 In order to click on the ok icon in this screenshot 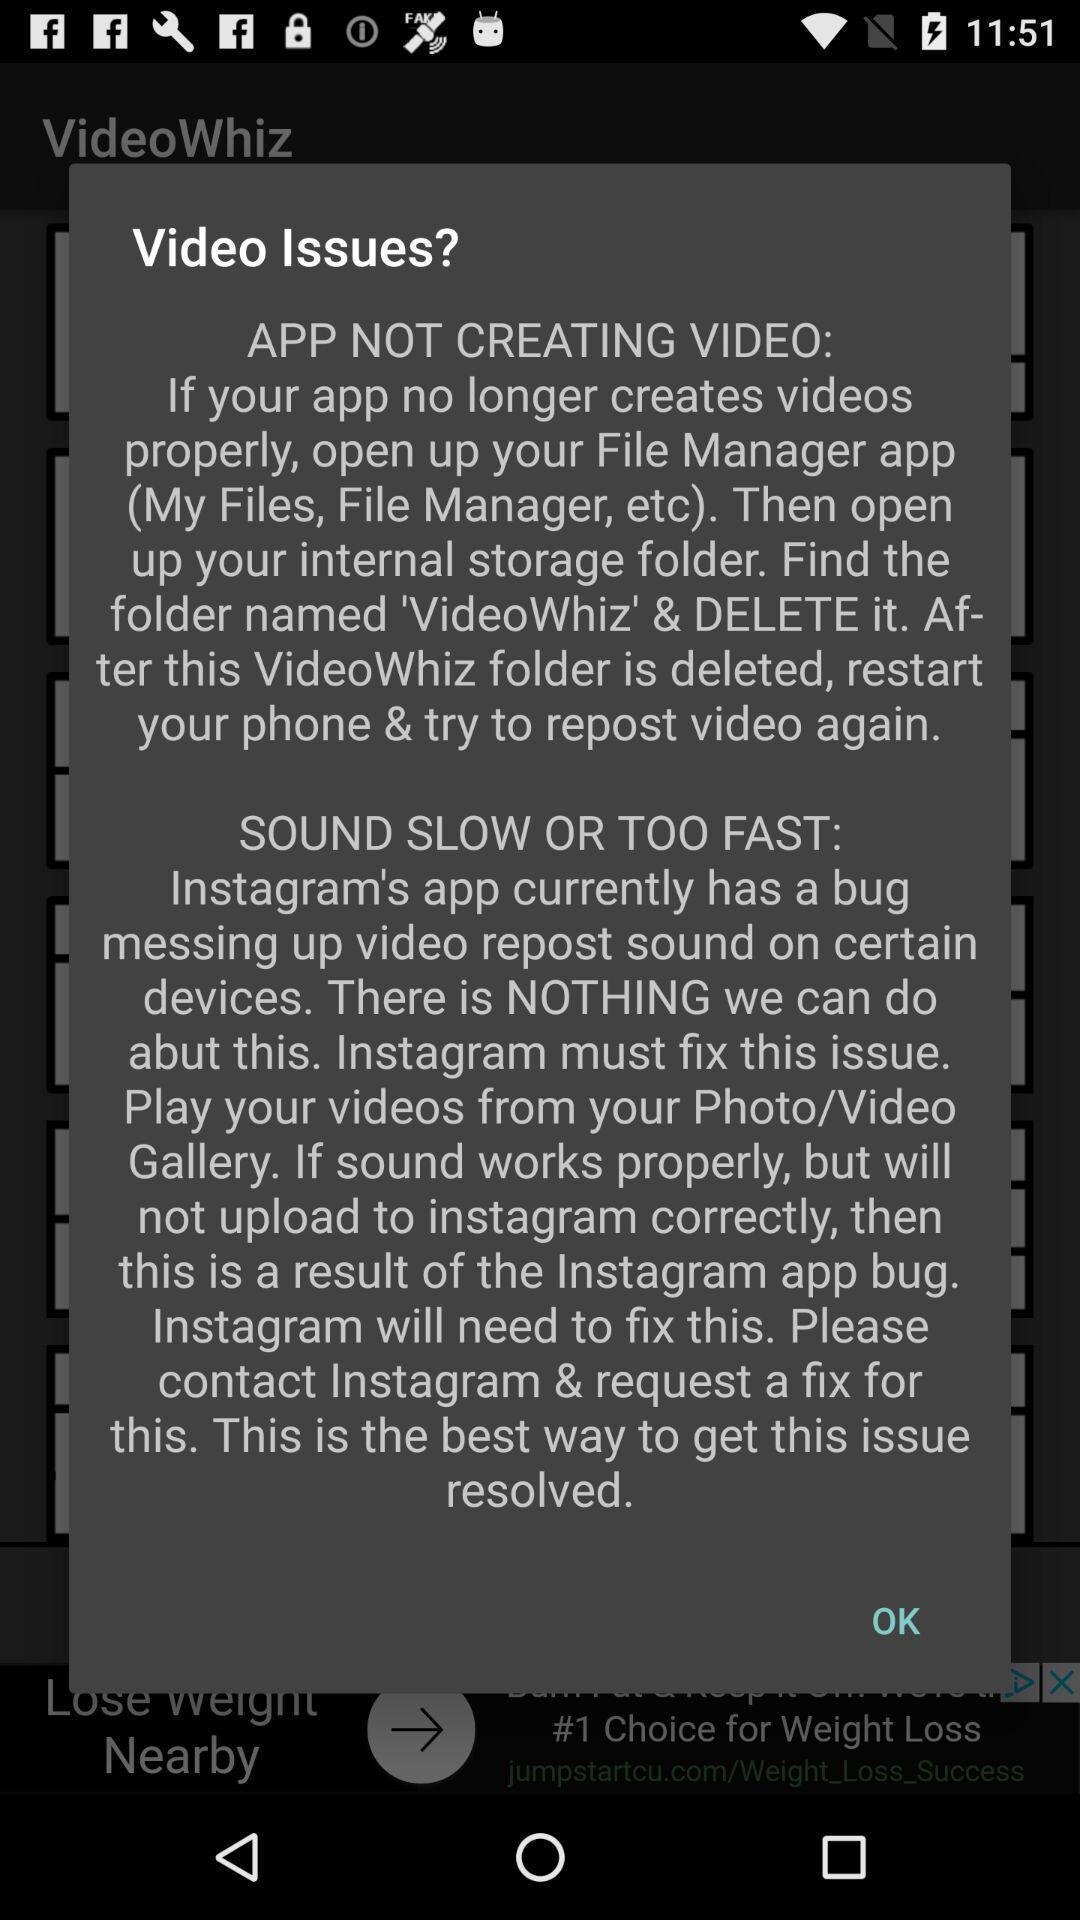, I will do `click(894, 1620)`.